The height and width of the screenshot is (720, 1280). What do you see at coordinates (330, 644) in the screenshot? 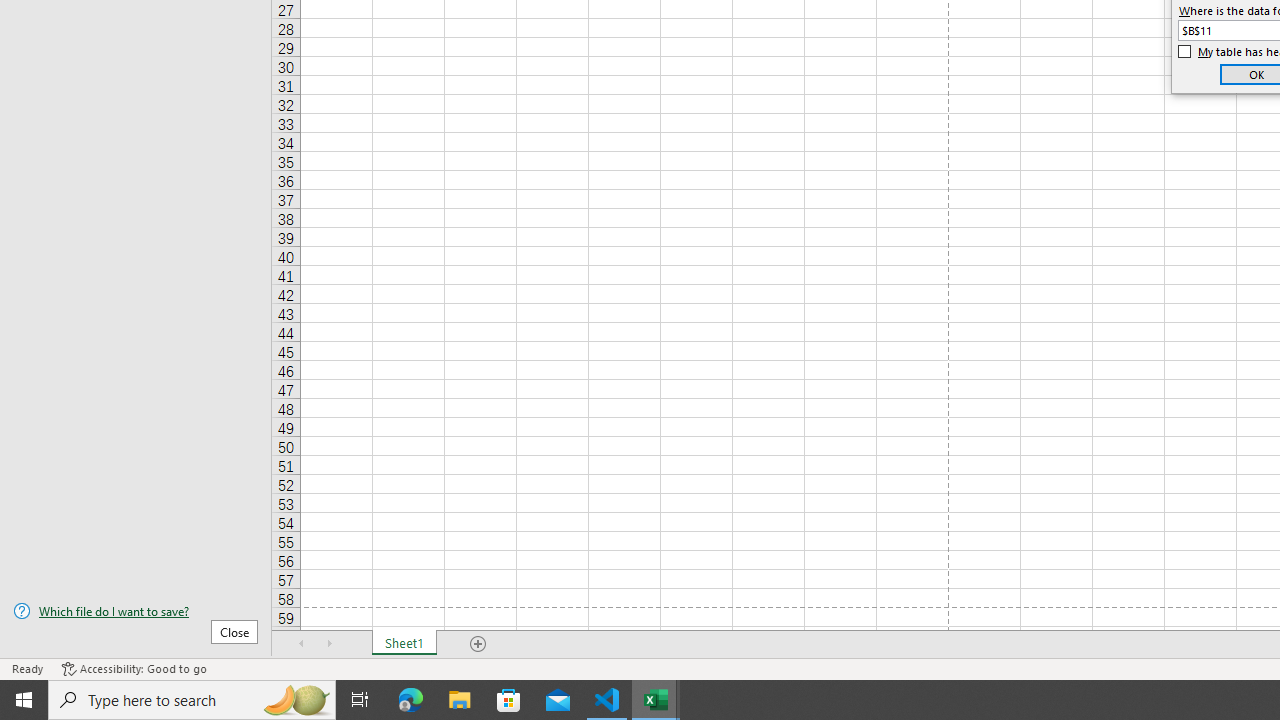
I see `'Scroll Right'` at bounding box center [330, 644].